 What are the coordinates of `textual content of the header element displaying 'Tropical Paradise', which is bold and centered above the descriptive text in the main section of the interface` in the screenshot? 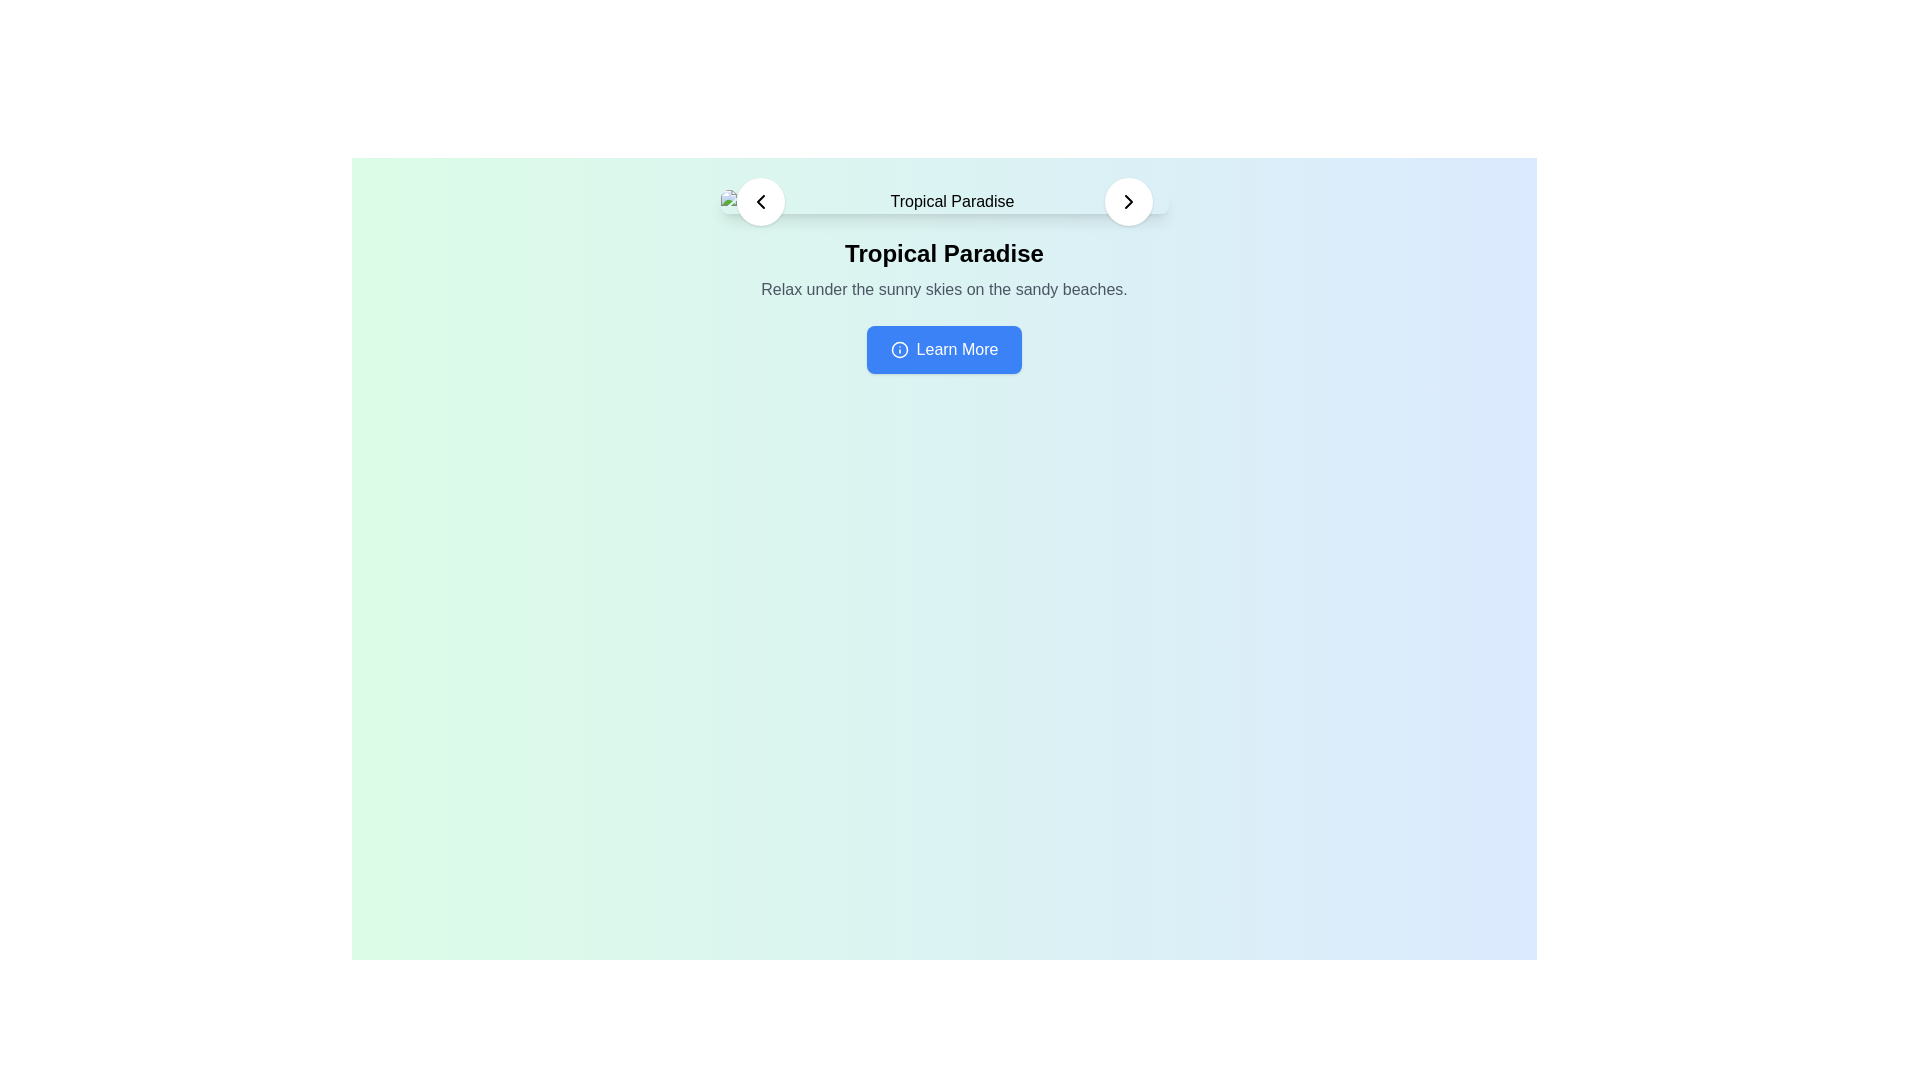 It's located at (943, 253).